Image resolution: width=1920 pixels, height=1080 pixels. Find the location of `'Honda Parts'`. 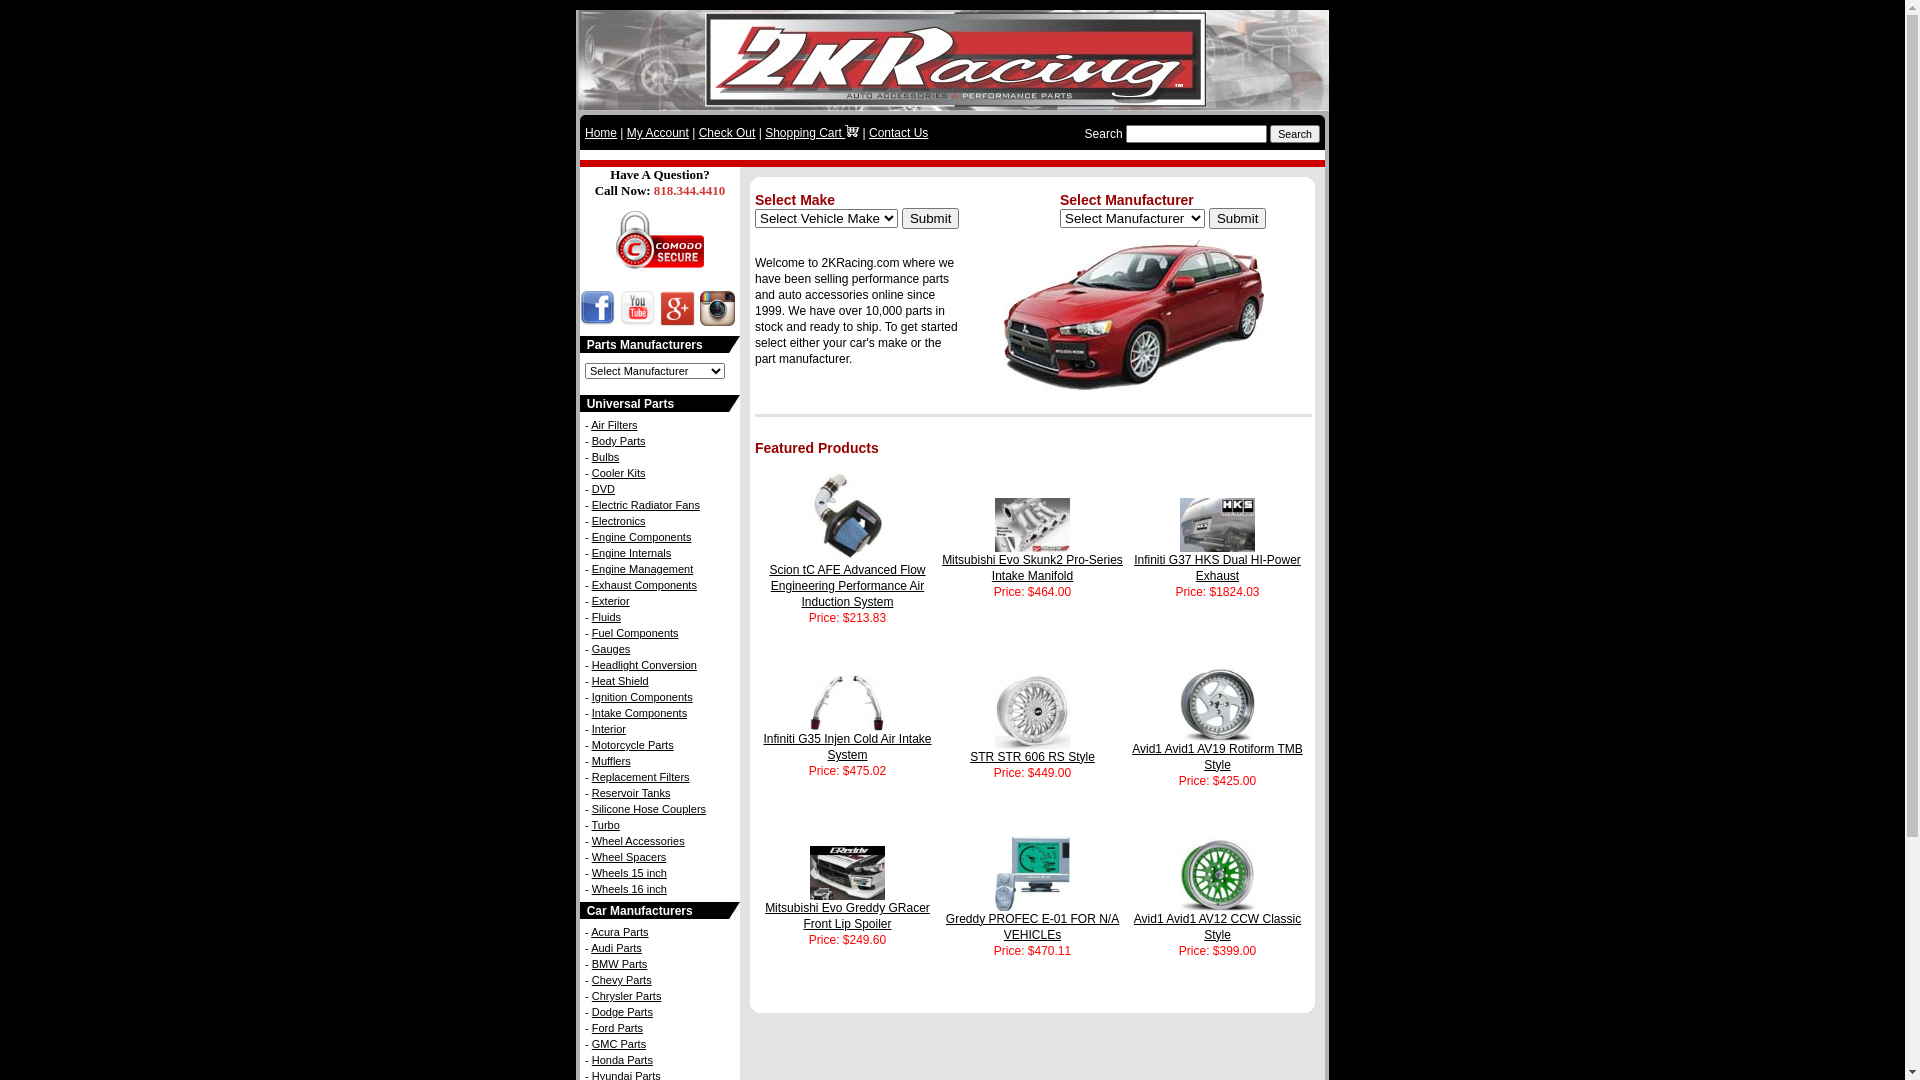

'Honda Parts' is located at coordinates (590, 1059).